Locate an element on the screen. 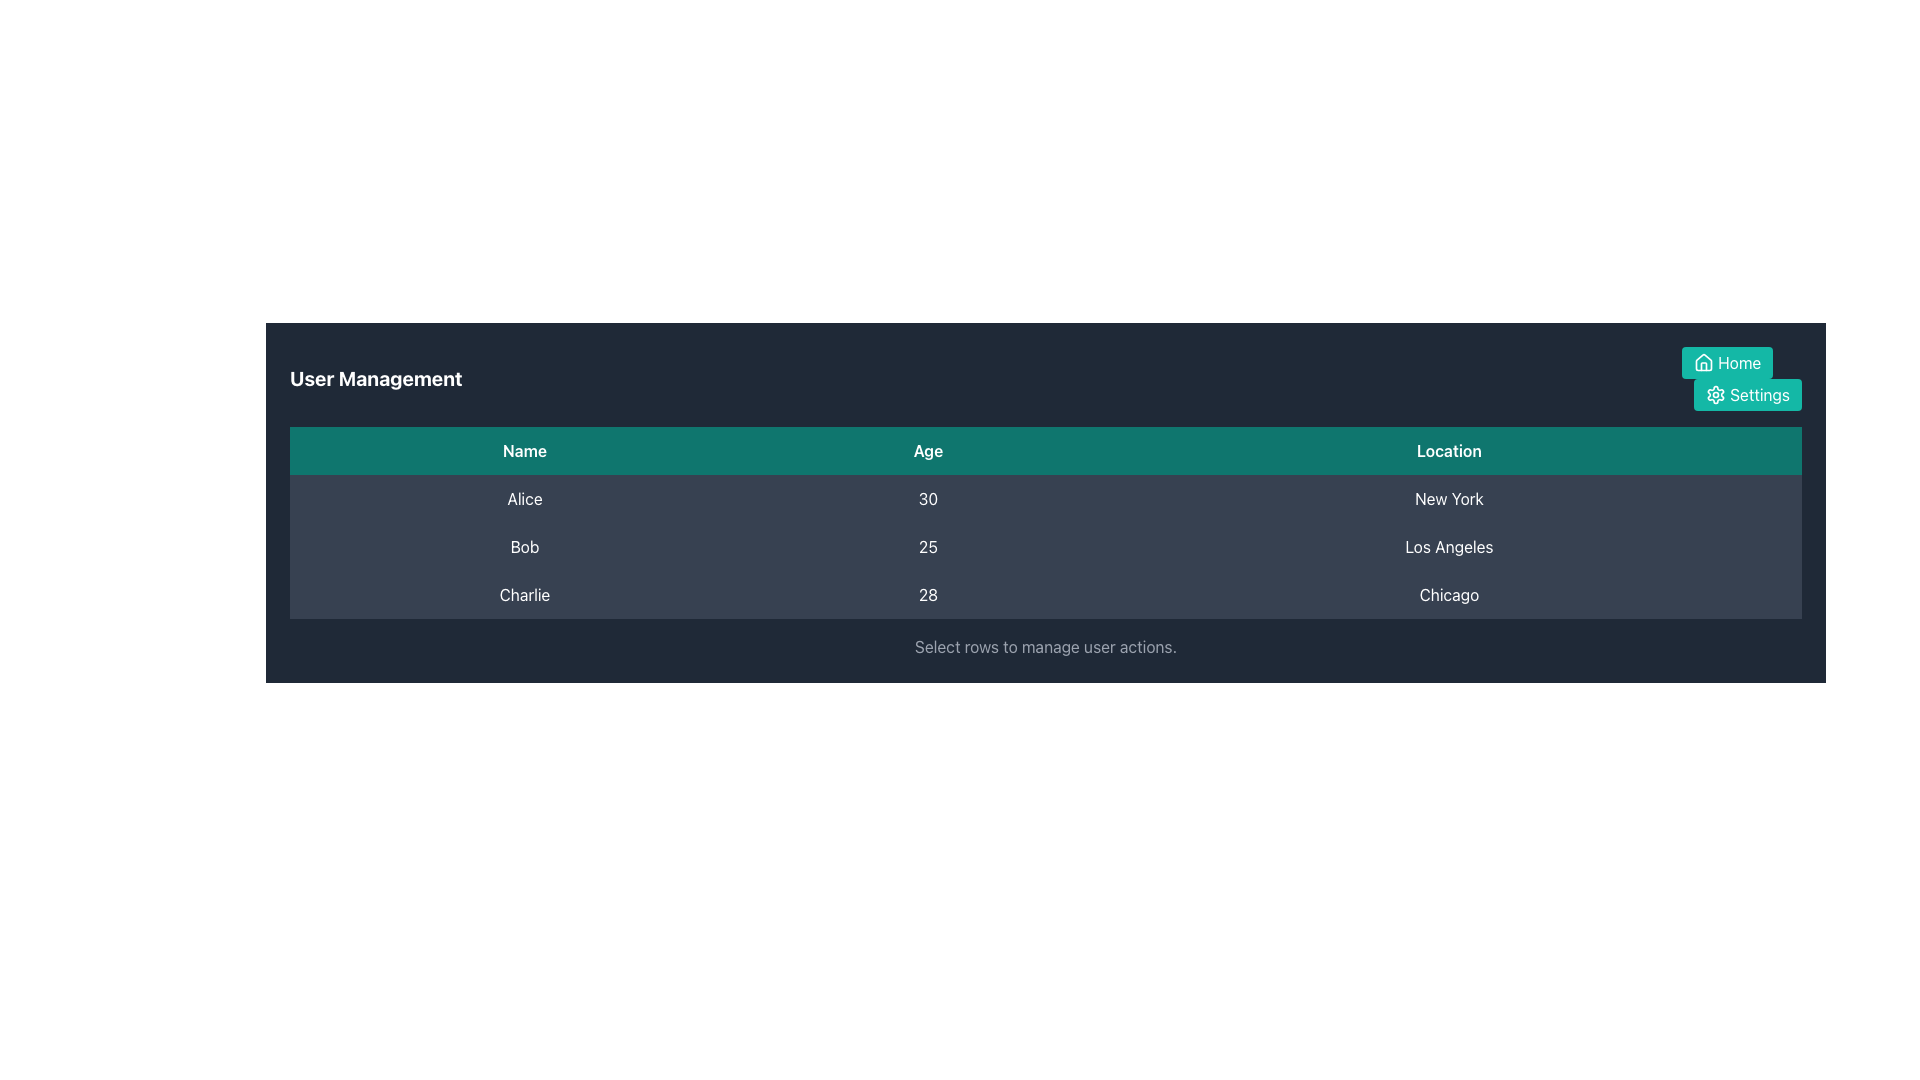 Image resolution: width=1920 pixels, height=1080 pixels. the text display indicating 'Chicago', which is the third segment in the row labeled 'Charlie' and '28' is located at coordinates (1449, 593).